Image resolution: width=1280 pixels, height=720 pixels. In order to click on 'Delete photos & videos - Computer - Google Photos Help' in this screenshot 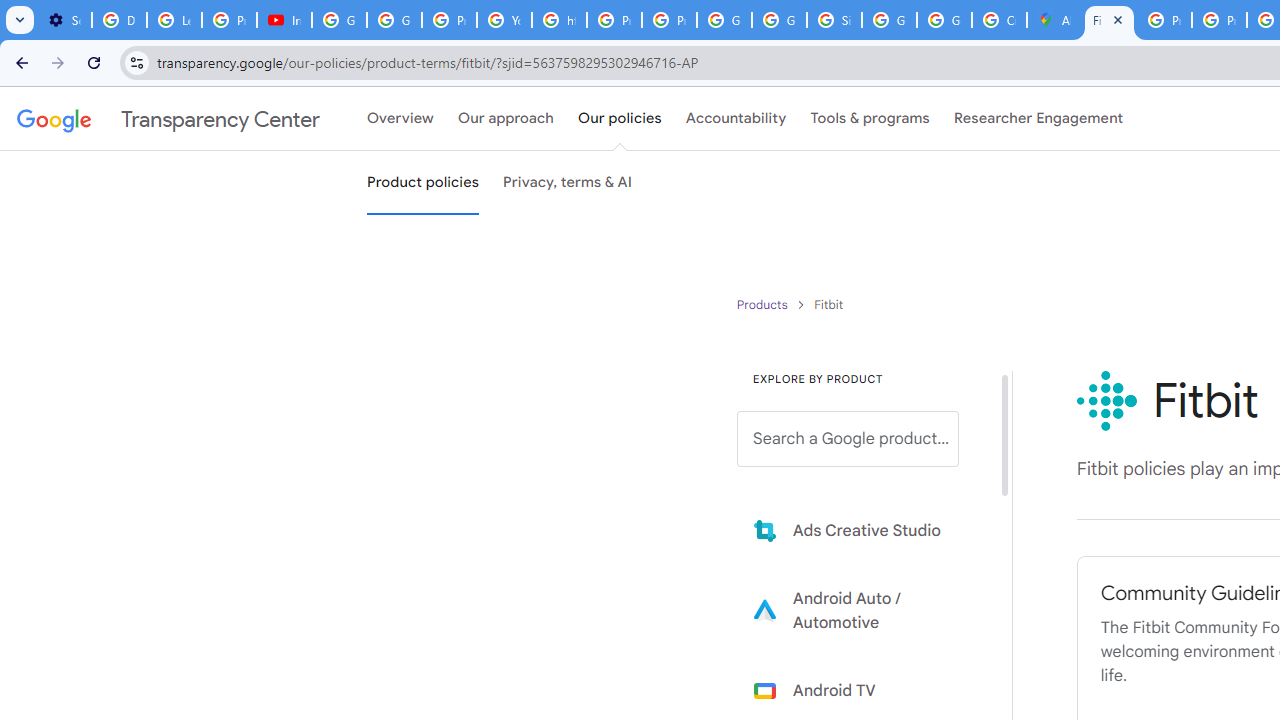, I will do `click(118, 20)`.